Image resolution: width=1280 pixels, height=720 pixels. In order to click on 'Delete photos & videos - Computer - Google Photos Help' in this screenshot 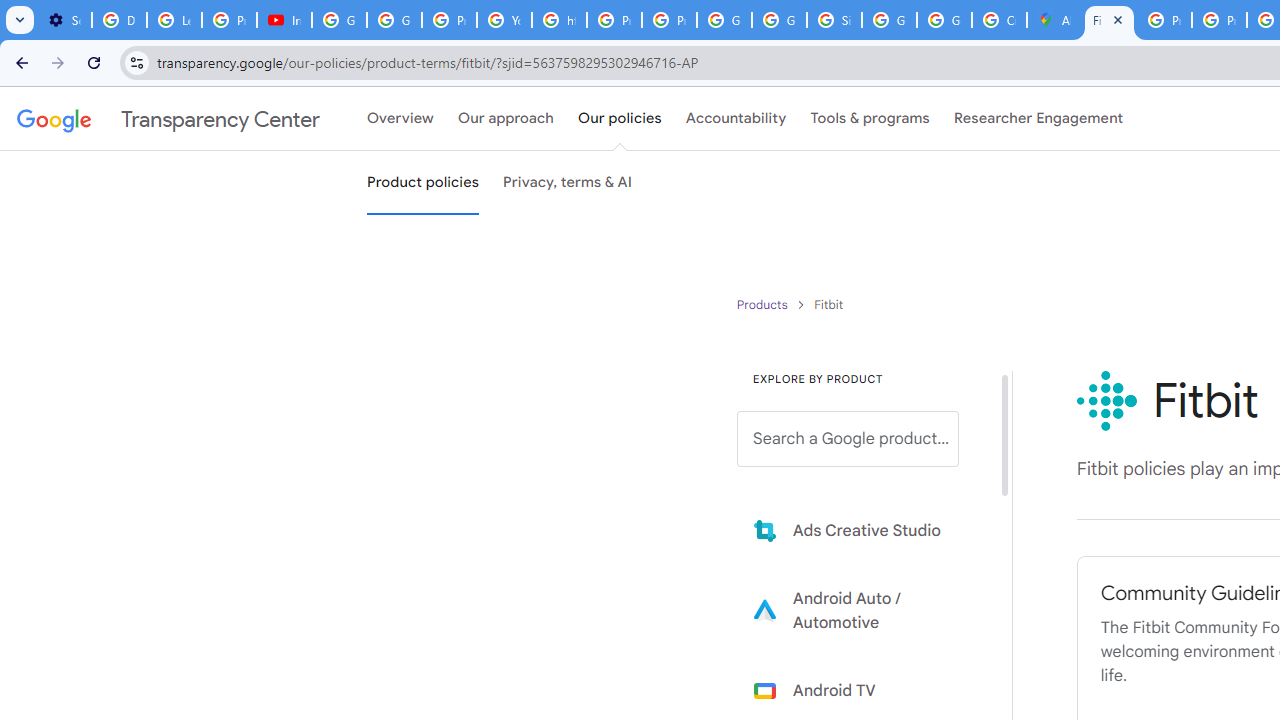, I will do `click(118, 20)`.